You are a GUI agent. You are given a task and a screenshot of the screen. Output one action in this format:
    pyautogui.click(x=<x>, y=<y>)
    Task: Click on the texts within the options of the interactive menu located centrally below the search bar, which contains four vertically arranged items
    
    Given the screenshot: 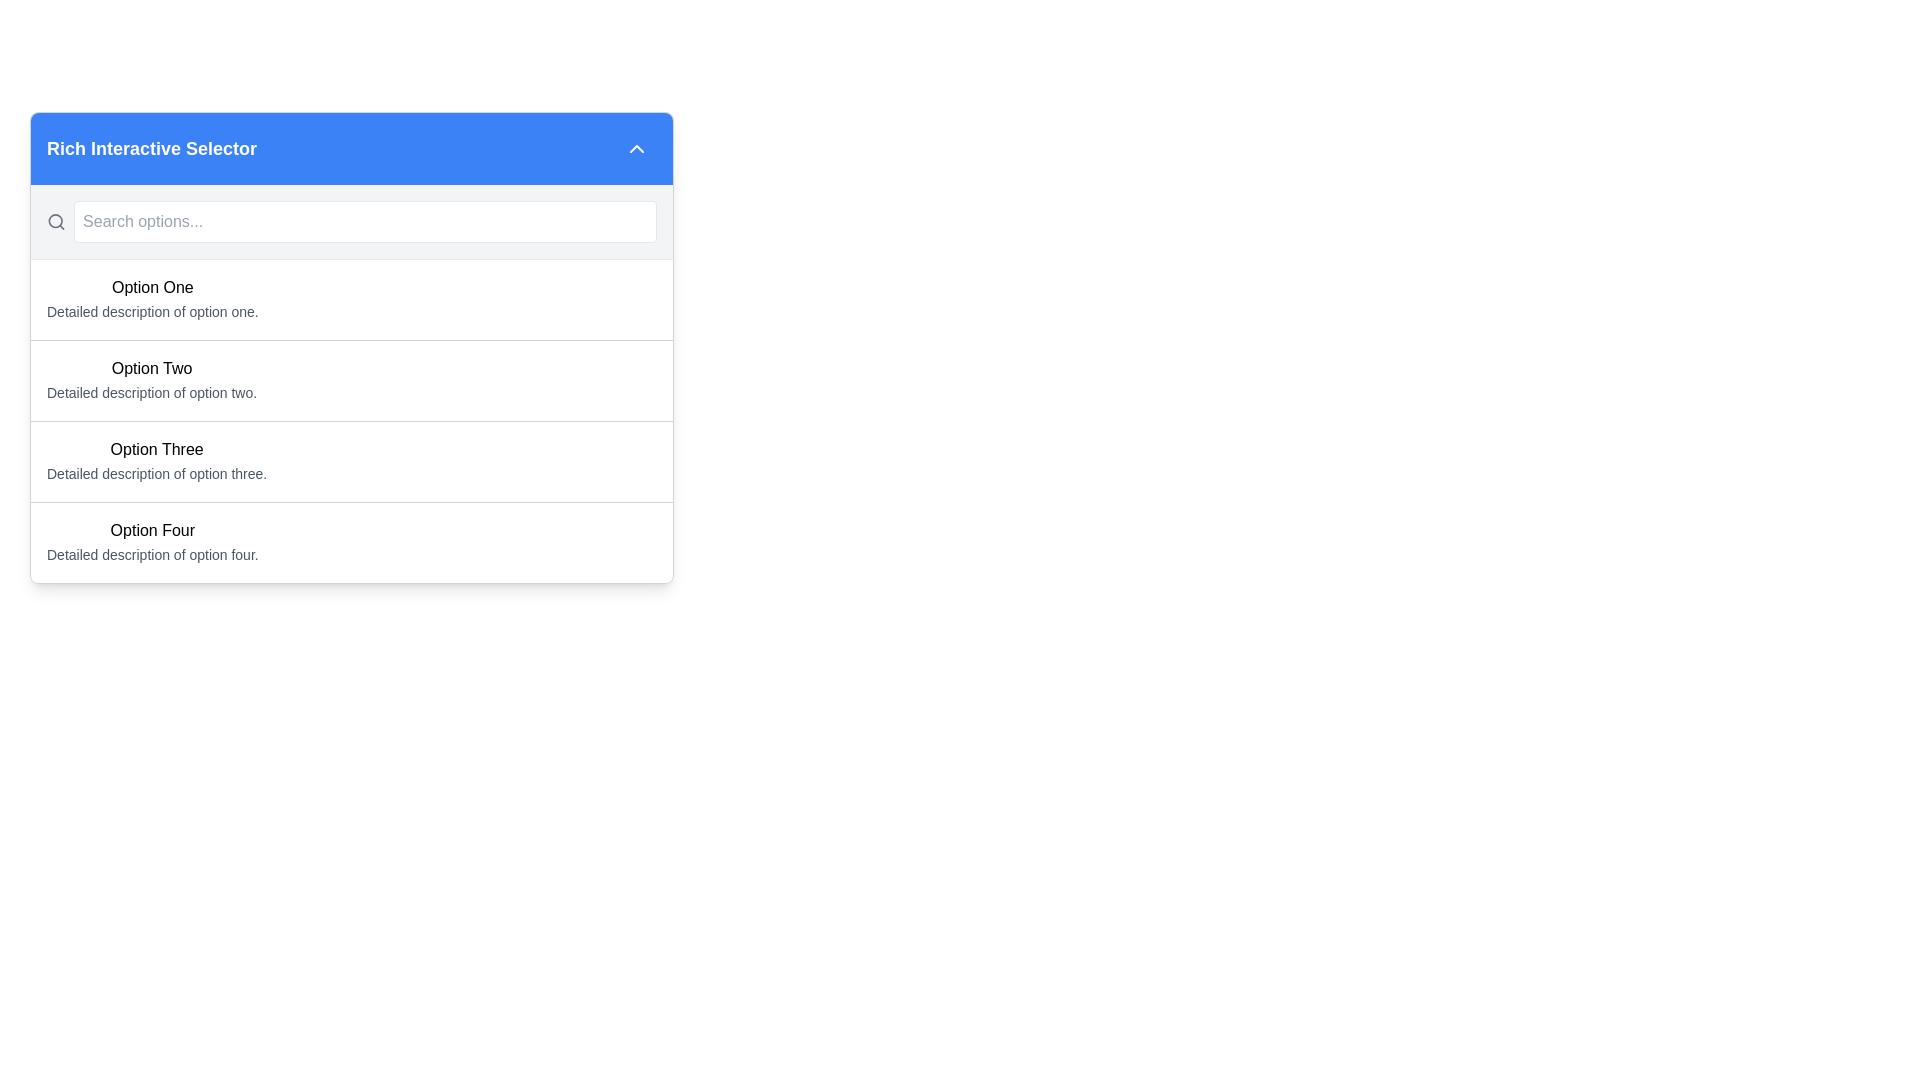 What is the action you would take?
    pyautogui.click(x=351, y=419)
    